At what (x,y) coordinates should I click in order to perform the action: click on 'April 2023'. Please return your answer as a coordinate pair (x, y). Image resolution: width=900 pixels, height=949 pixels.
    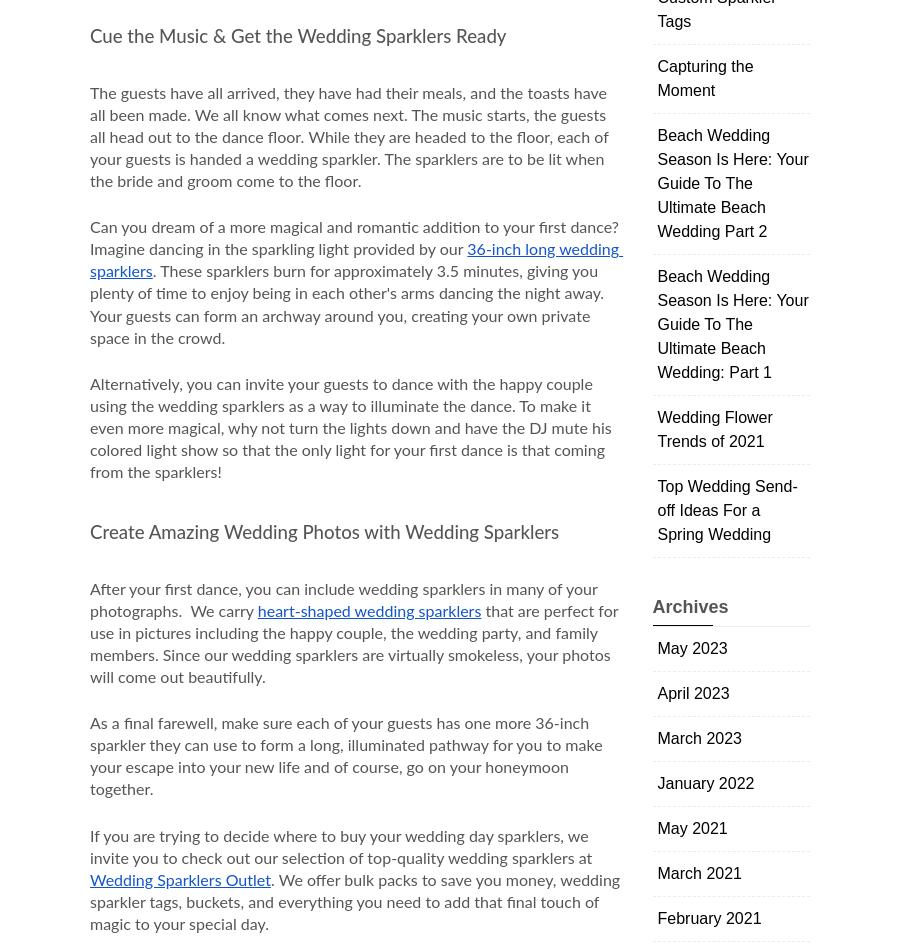
    Looking at the image, I should click on (692, 693).